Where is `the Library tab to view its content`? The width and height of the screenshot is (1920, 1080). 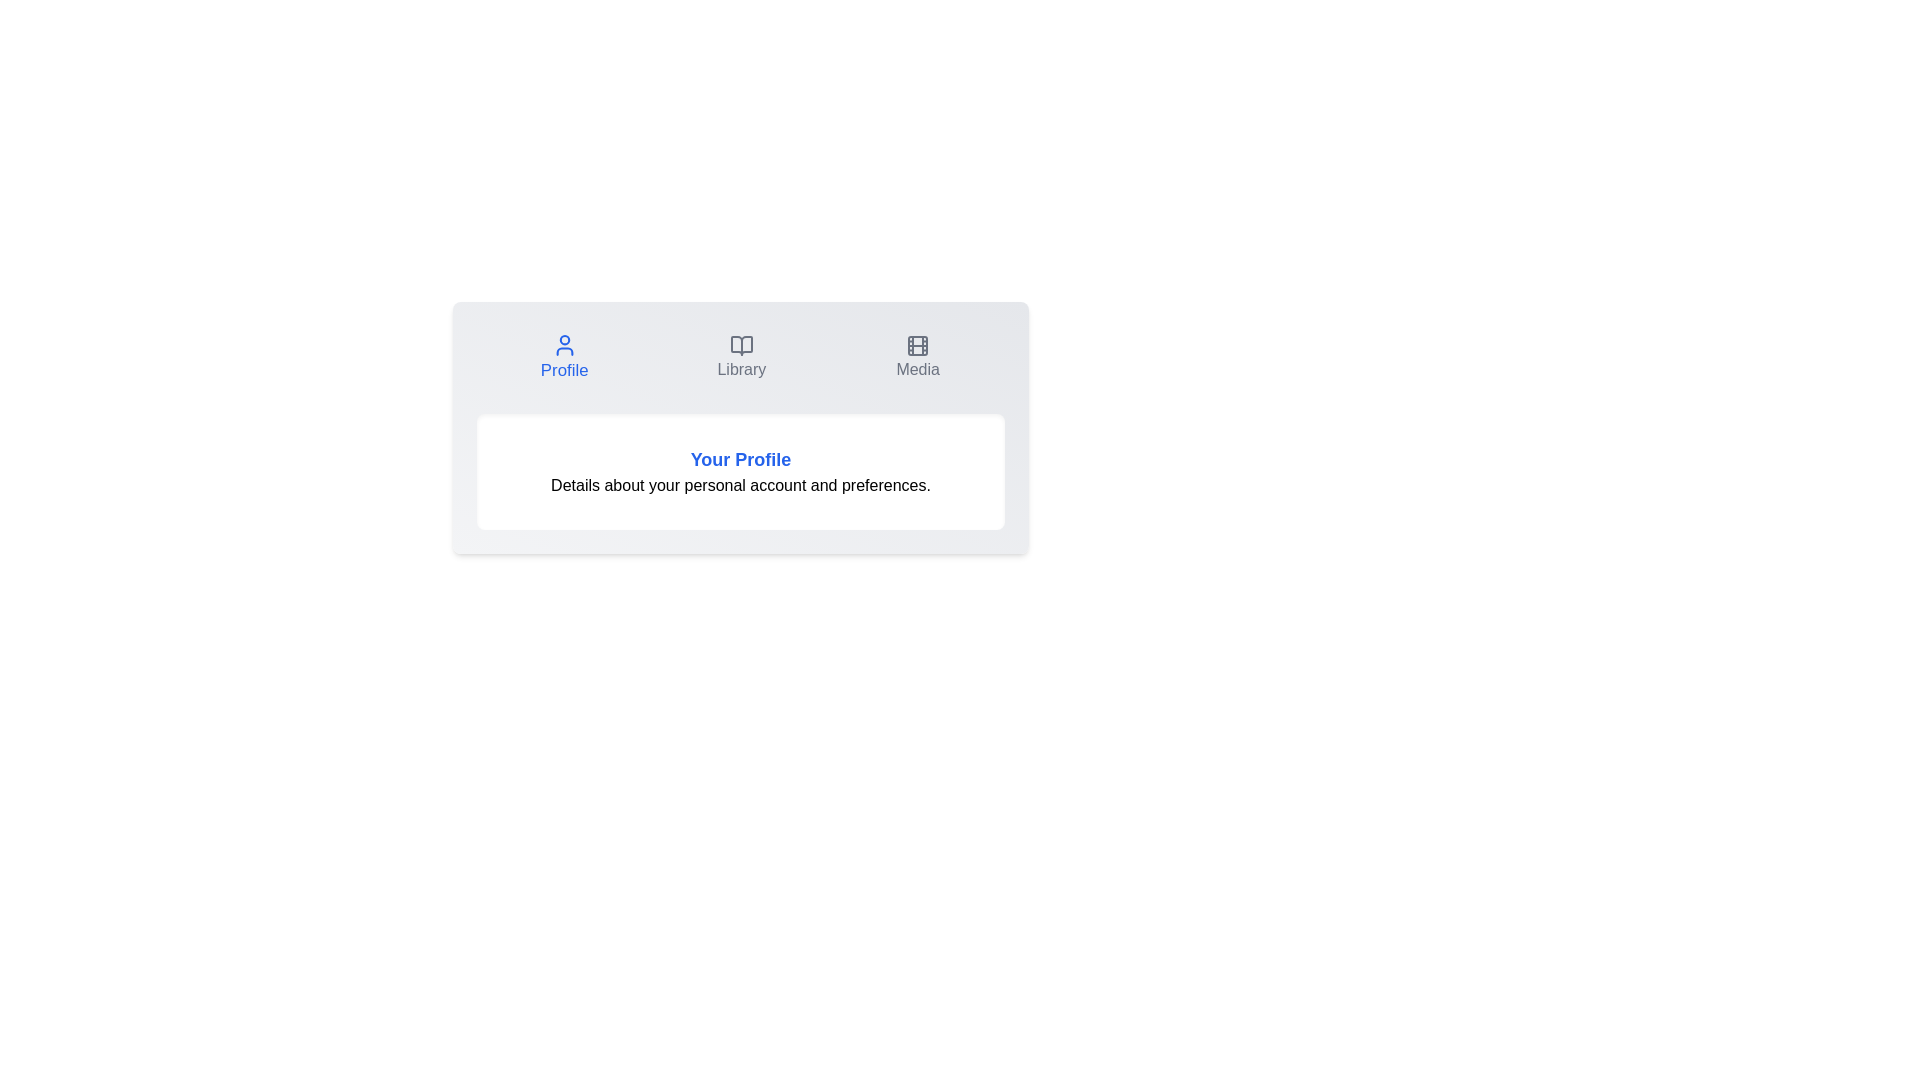 the Library tab to view its content is located at coordinates (740, 357).